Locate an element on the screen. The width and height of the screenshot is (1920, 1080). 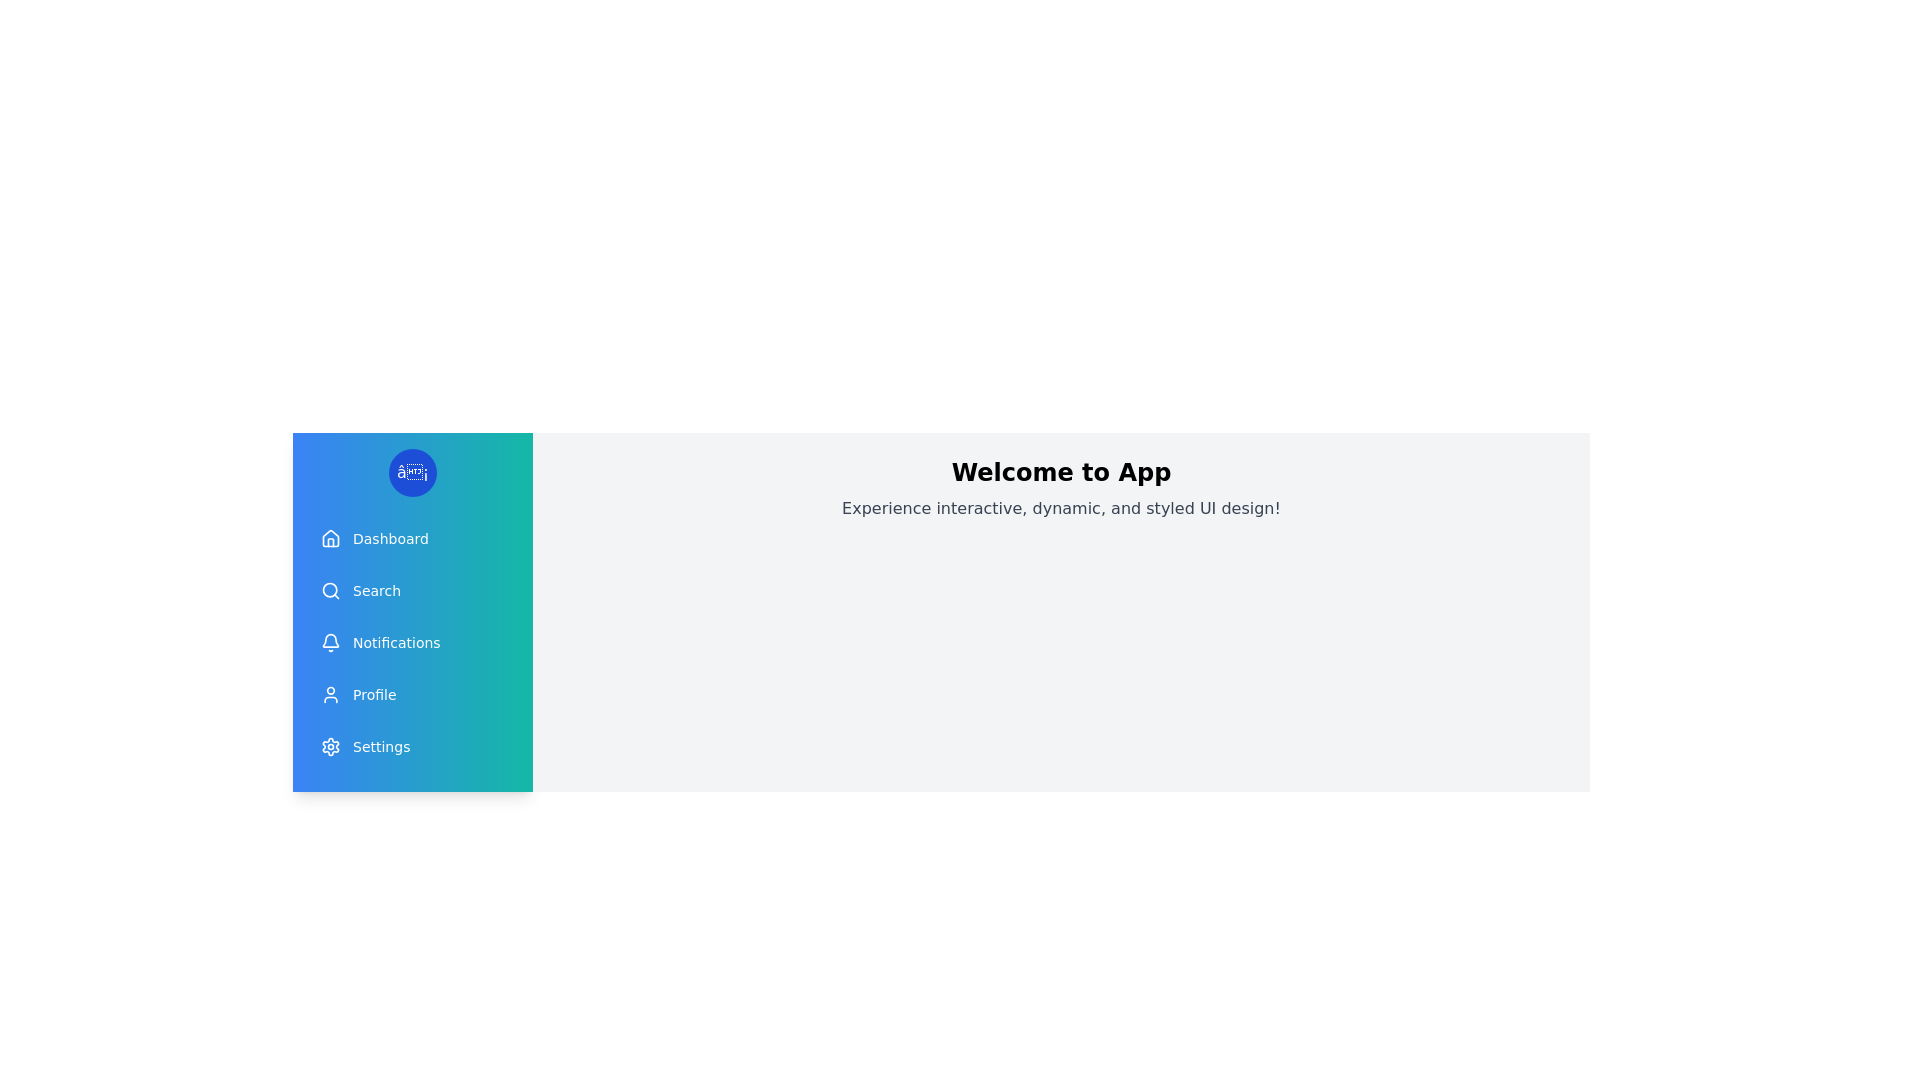
the menu item Notifications from the drawer is located at coordinates (411, 643).